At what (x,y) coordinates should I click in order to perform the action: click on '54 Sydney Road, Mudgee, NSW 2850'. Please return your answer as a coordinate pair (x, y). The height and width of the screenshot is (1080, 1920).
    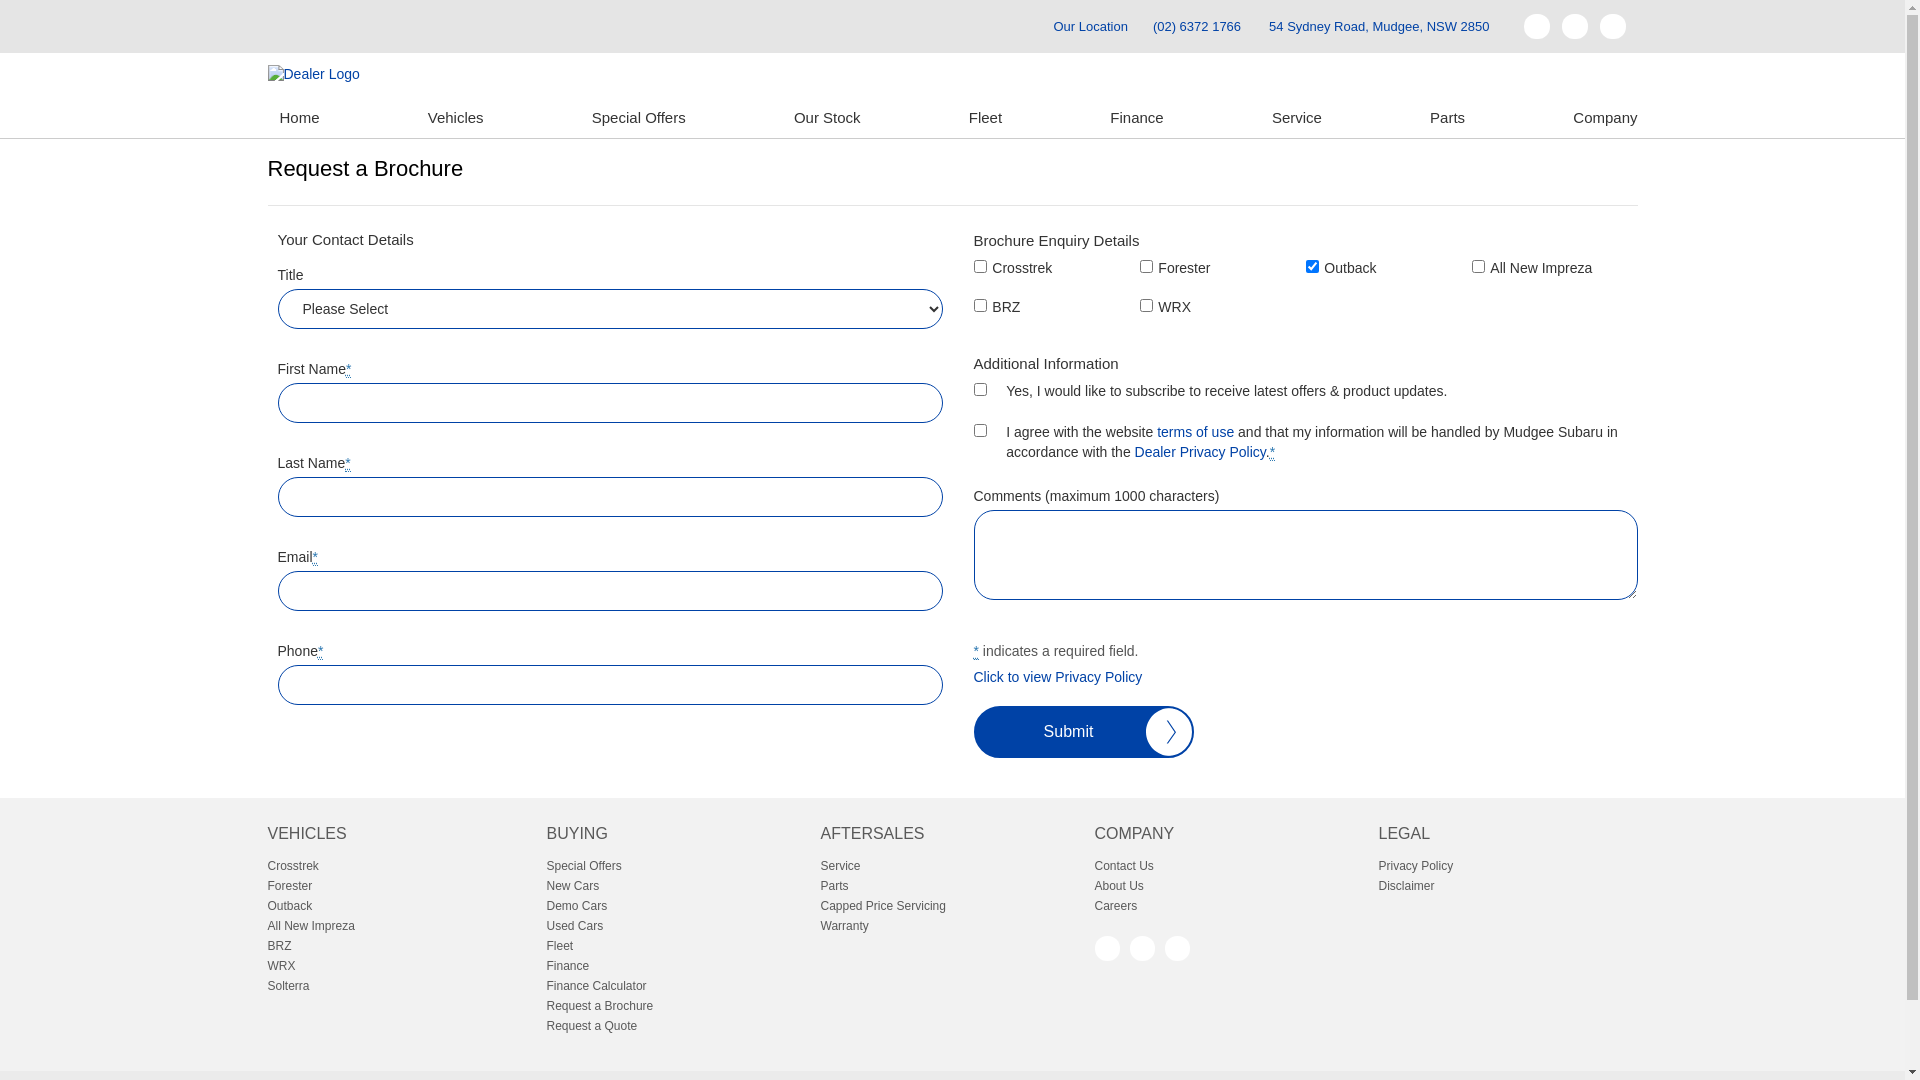
    Looking at the image, I should click on (1377, 26).